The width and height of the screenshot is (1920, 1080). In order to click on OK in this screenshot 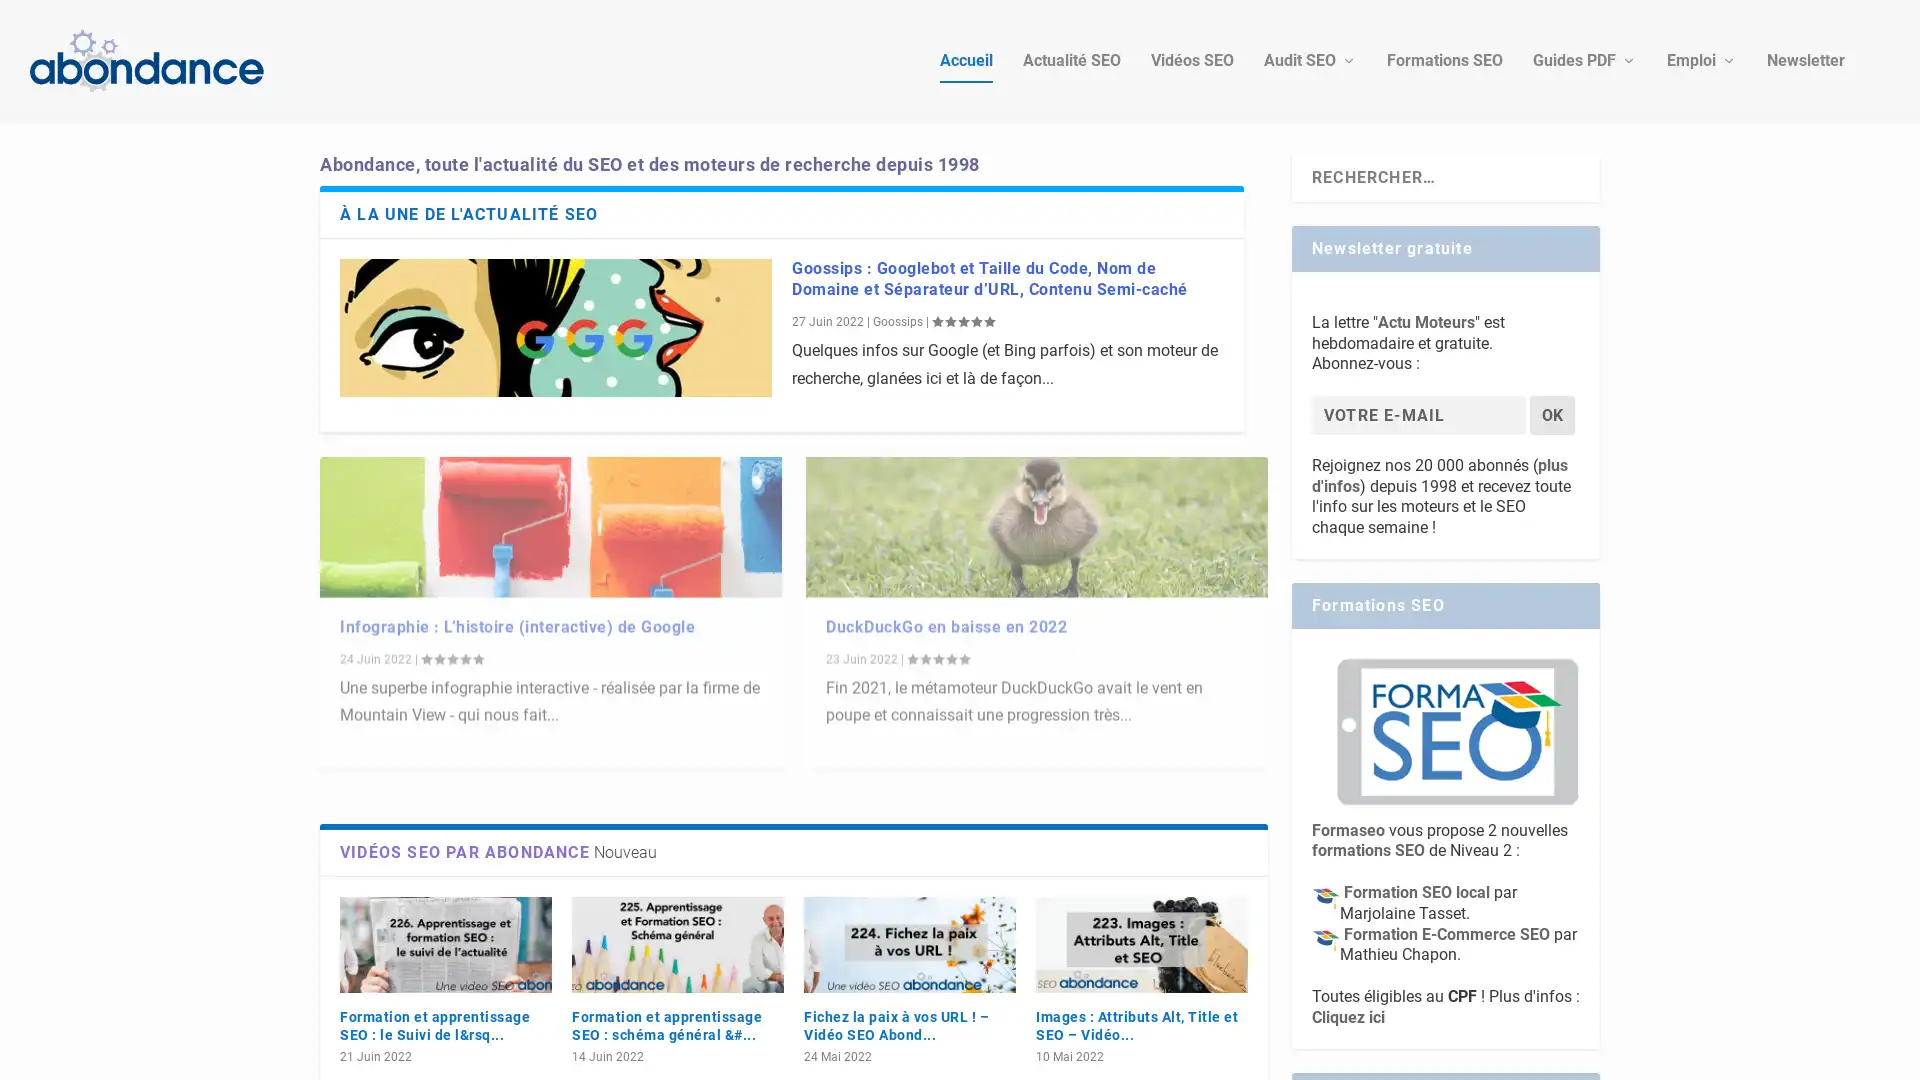, I will do `click(1551, 410)`.